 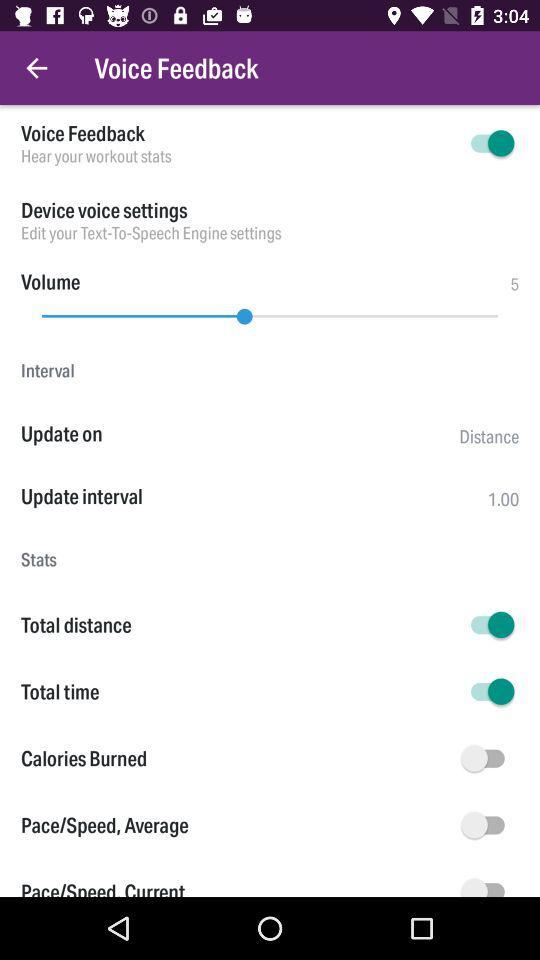 I want to click on the item to the left of the voice feedback icon, so click(x=36, y=68).